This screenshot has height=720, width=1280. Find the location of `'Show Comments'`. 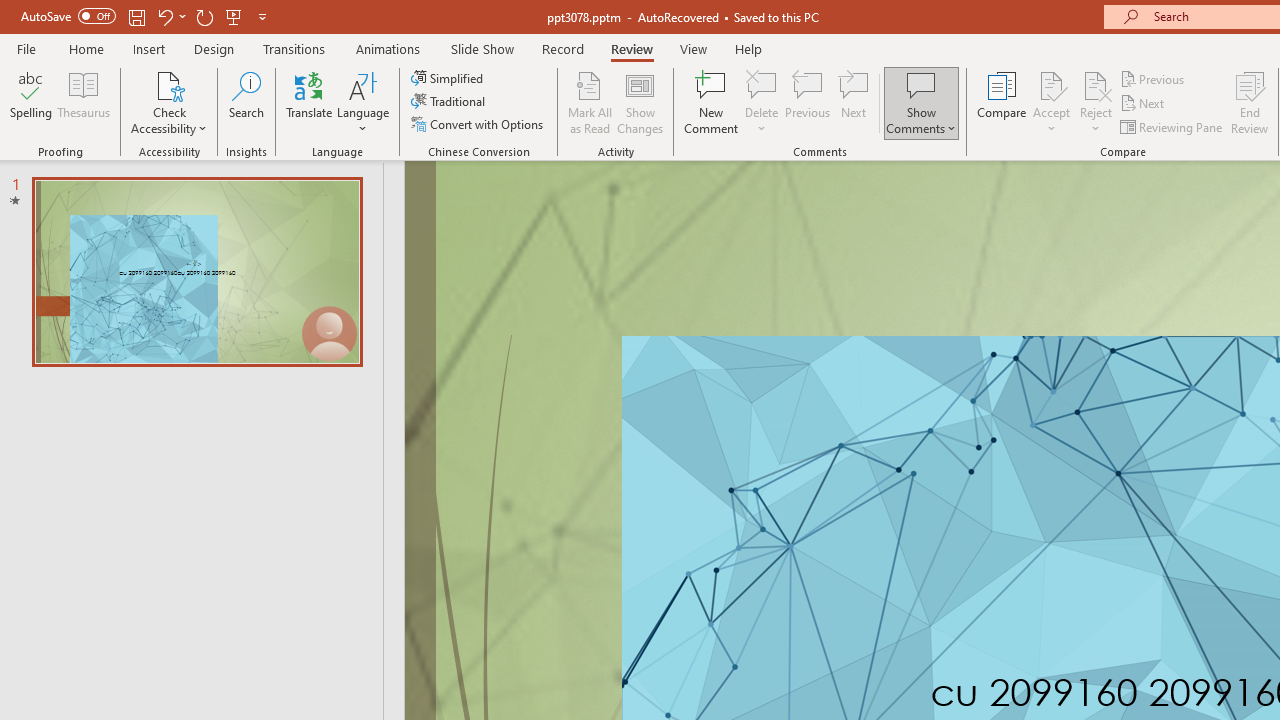

'Show Comments' is located at coordinates (920, 84).